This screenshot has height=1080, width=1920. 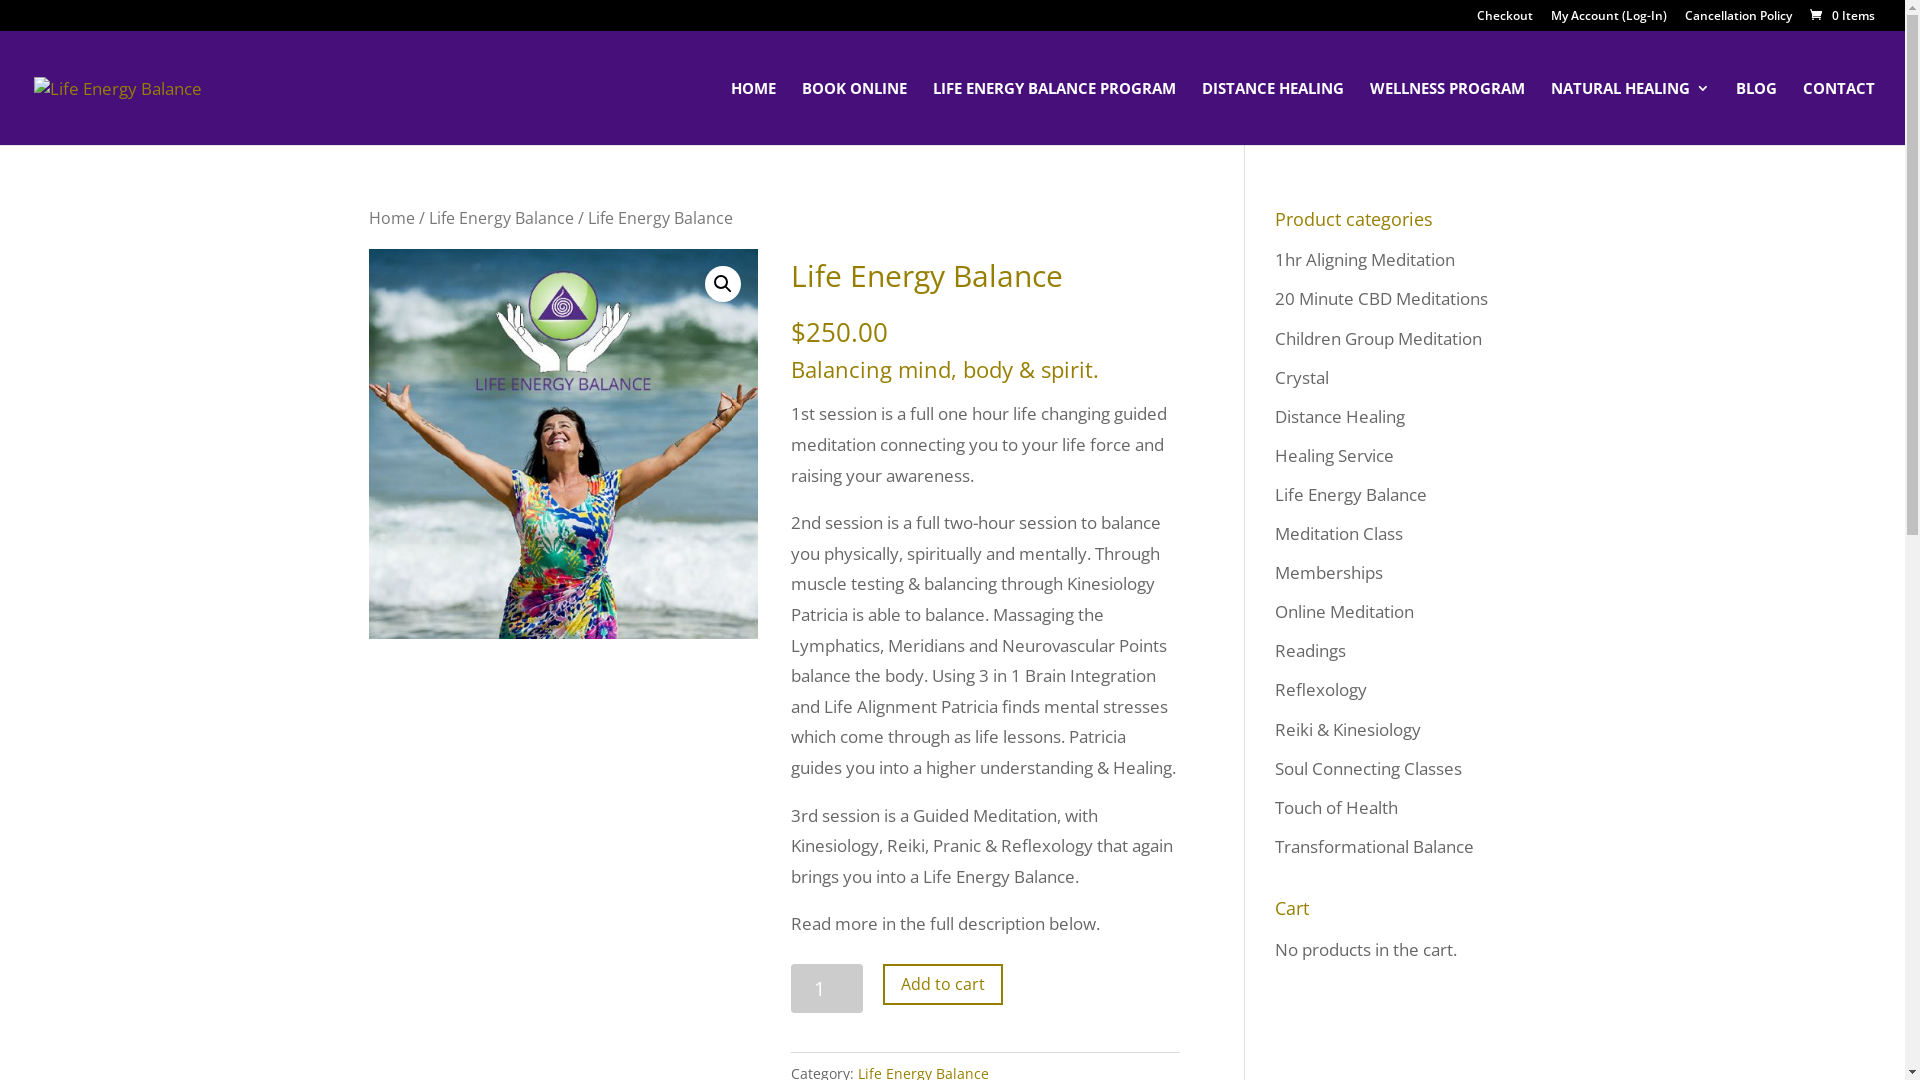 What do you see at coordinates (1362, 258) in the screenshot?
I see `'1hr Aligning Meditation'` at bounding box center [1362, 258].